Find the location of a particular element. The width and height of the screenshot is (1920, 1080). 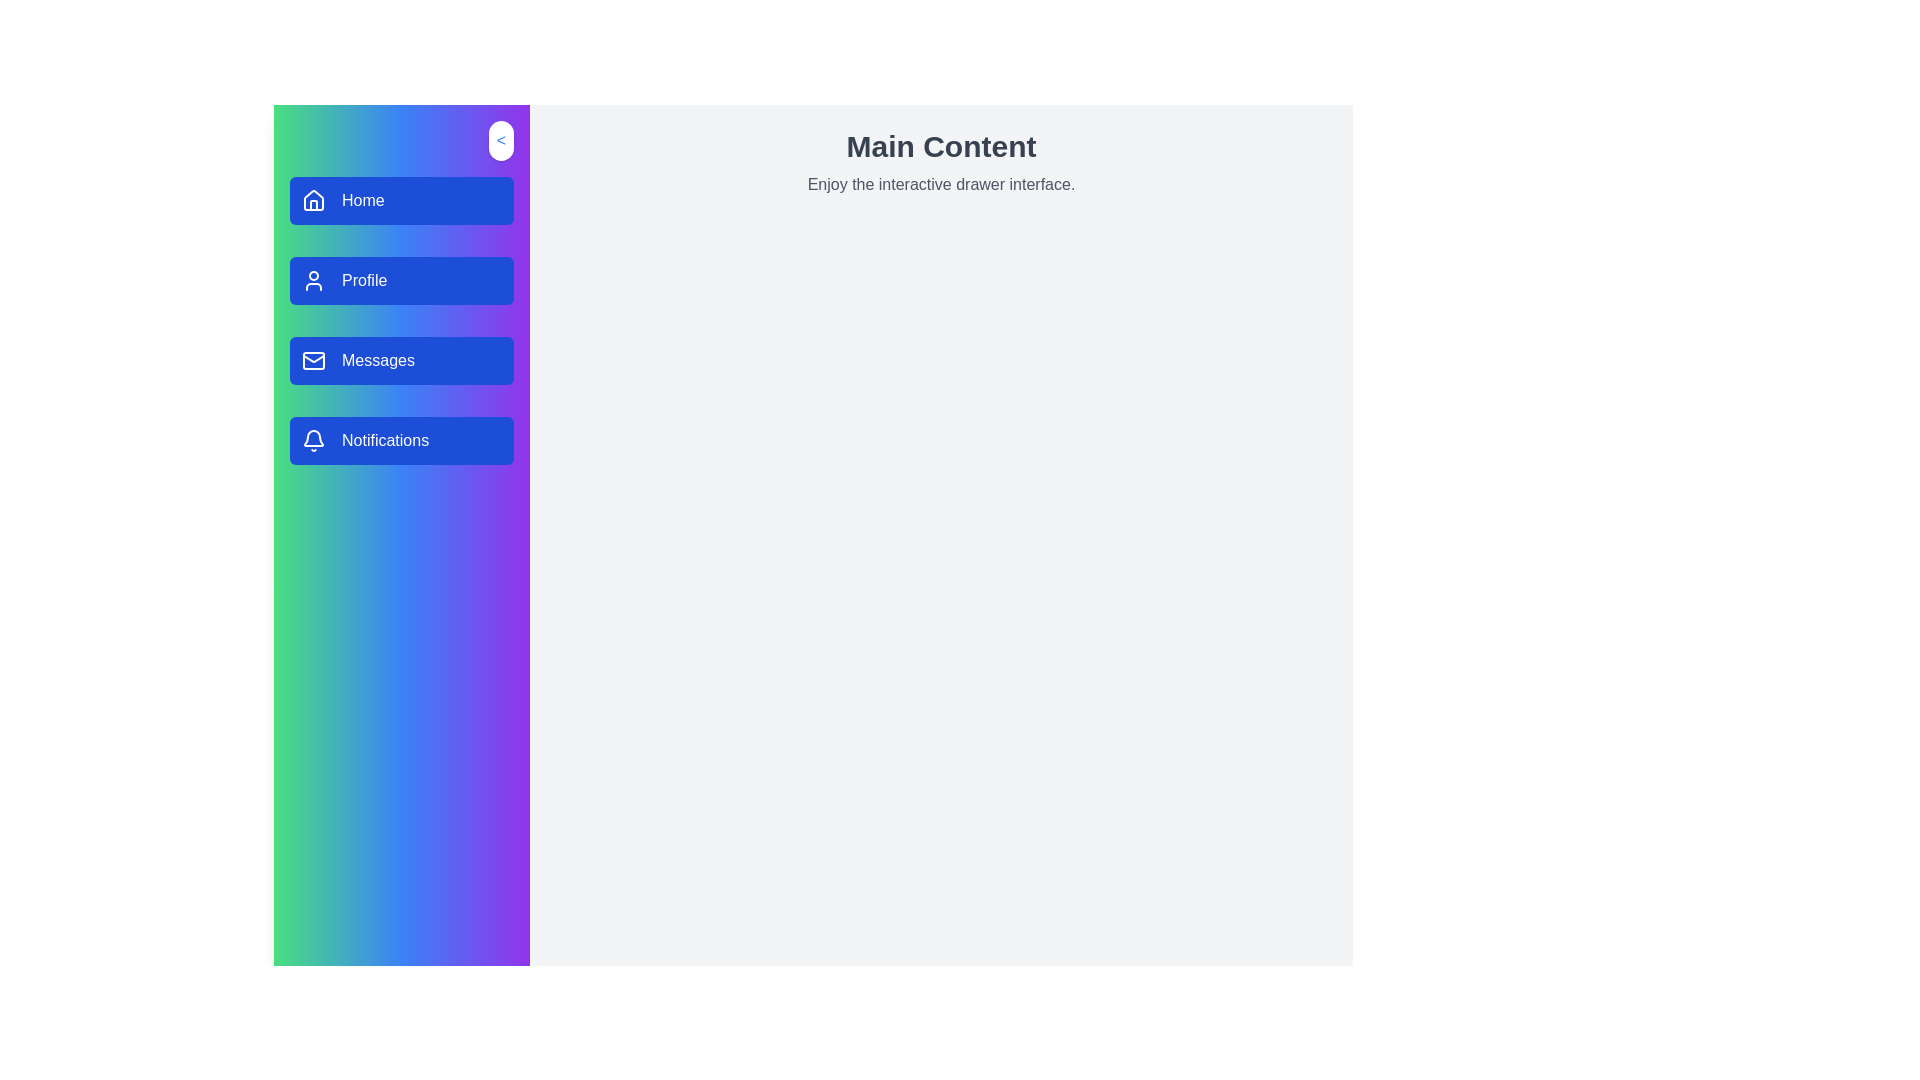

the button located at the top-right corner of the sidebar is located at coordinates (401, 140).